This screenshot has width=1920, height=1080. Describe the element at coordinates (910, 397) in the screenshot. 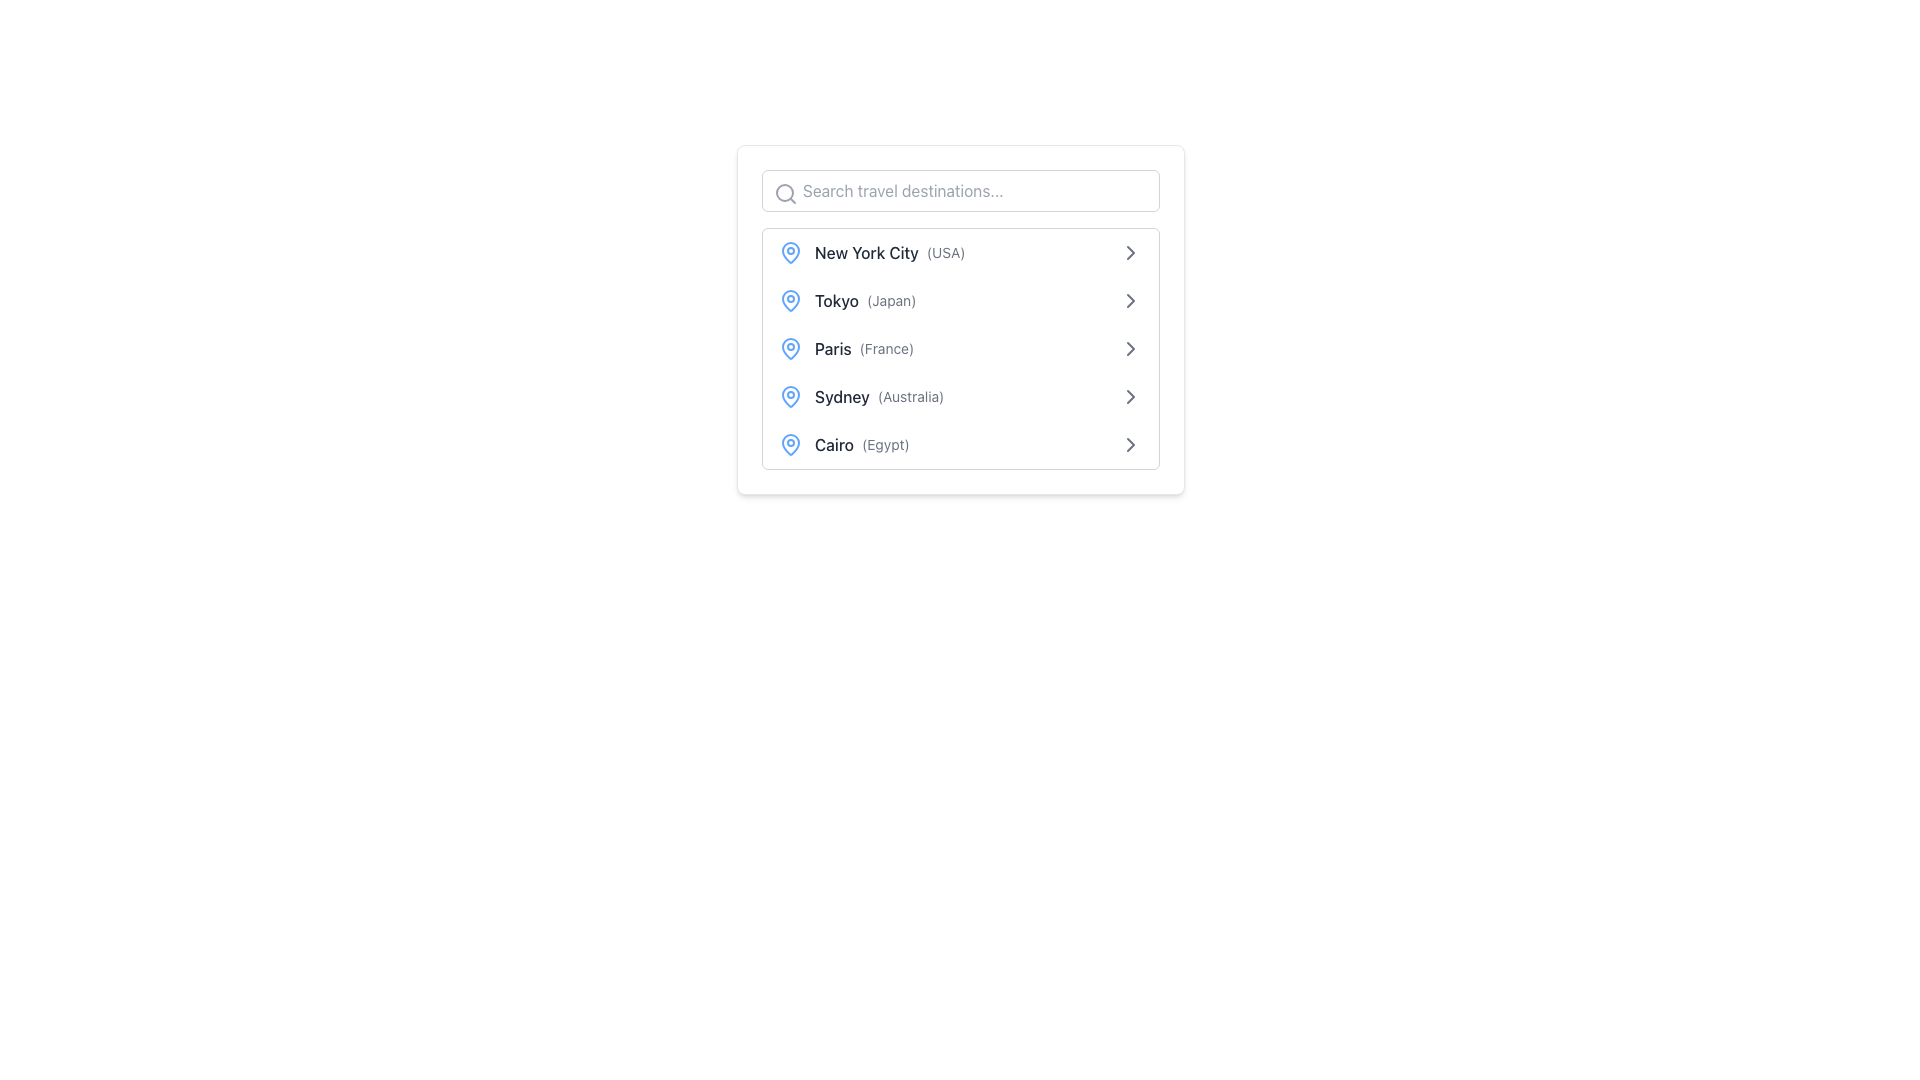

I see `the text label displaying '(Australia)' next to 'Sydney', which is in a small-sized, gray font located towards the lower center of the interface` at that location.